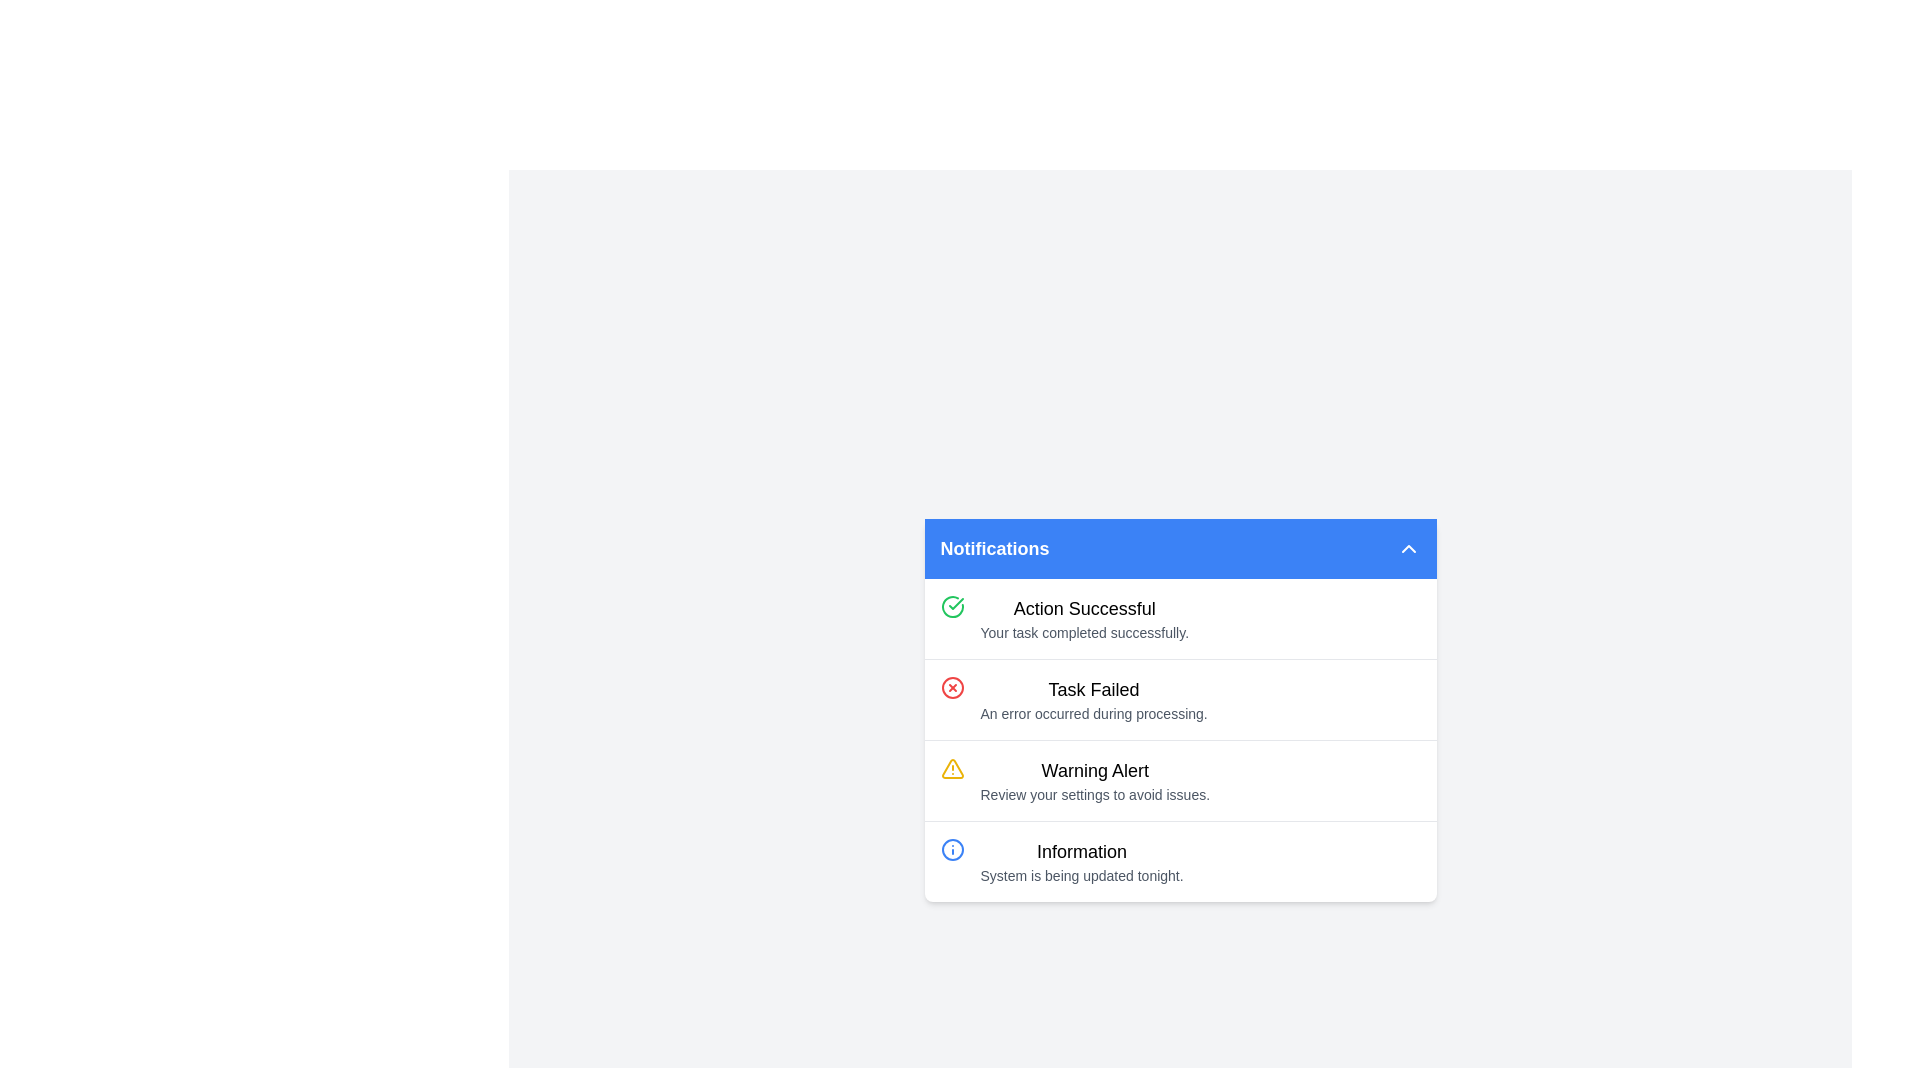 The height and width of the screenshot is (1080, 1920). I want to click on the warning icon located to the left of the 'Warning Alert' text label within the notification card, so click(951, 767).